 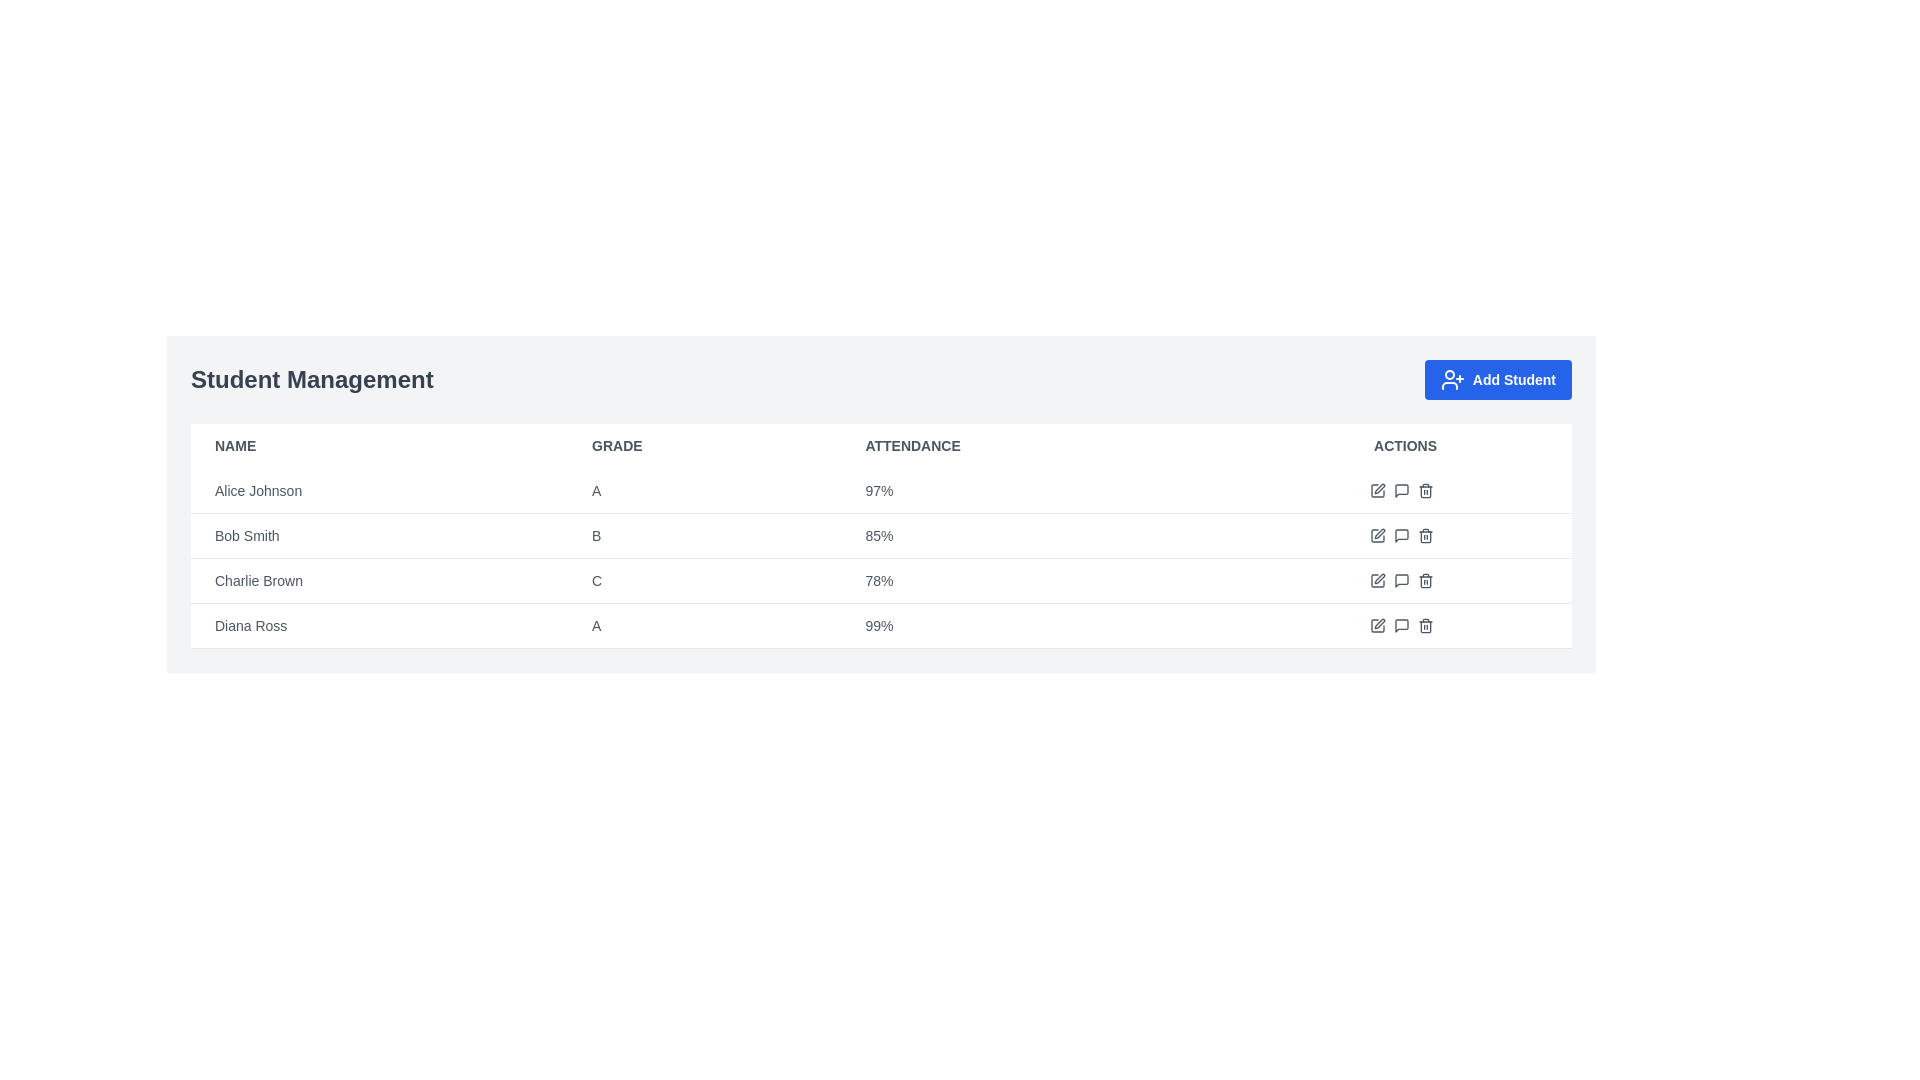 I want to click on the communication icon in the second row of the 'Actions' column next to 'Bob Smith', so click(x=1400, y=535).